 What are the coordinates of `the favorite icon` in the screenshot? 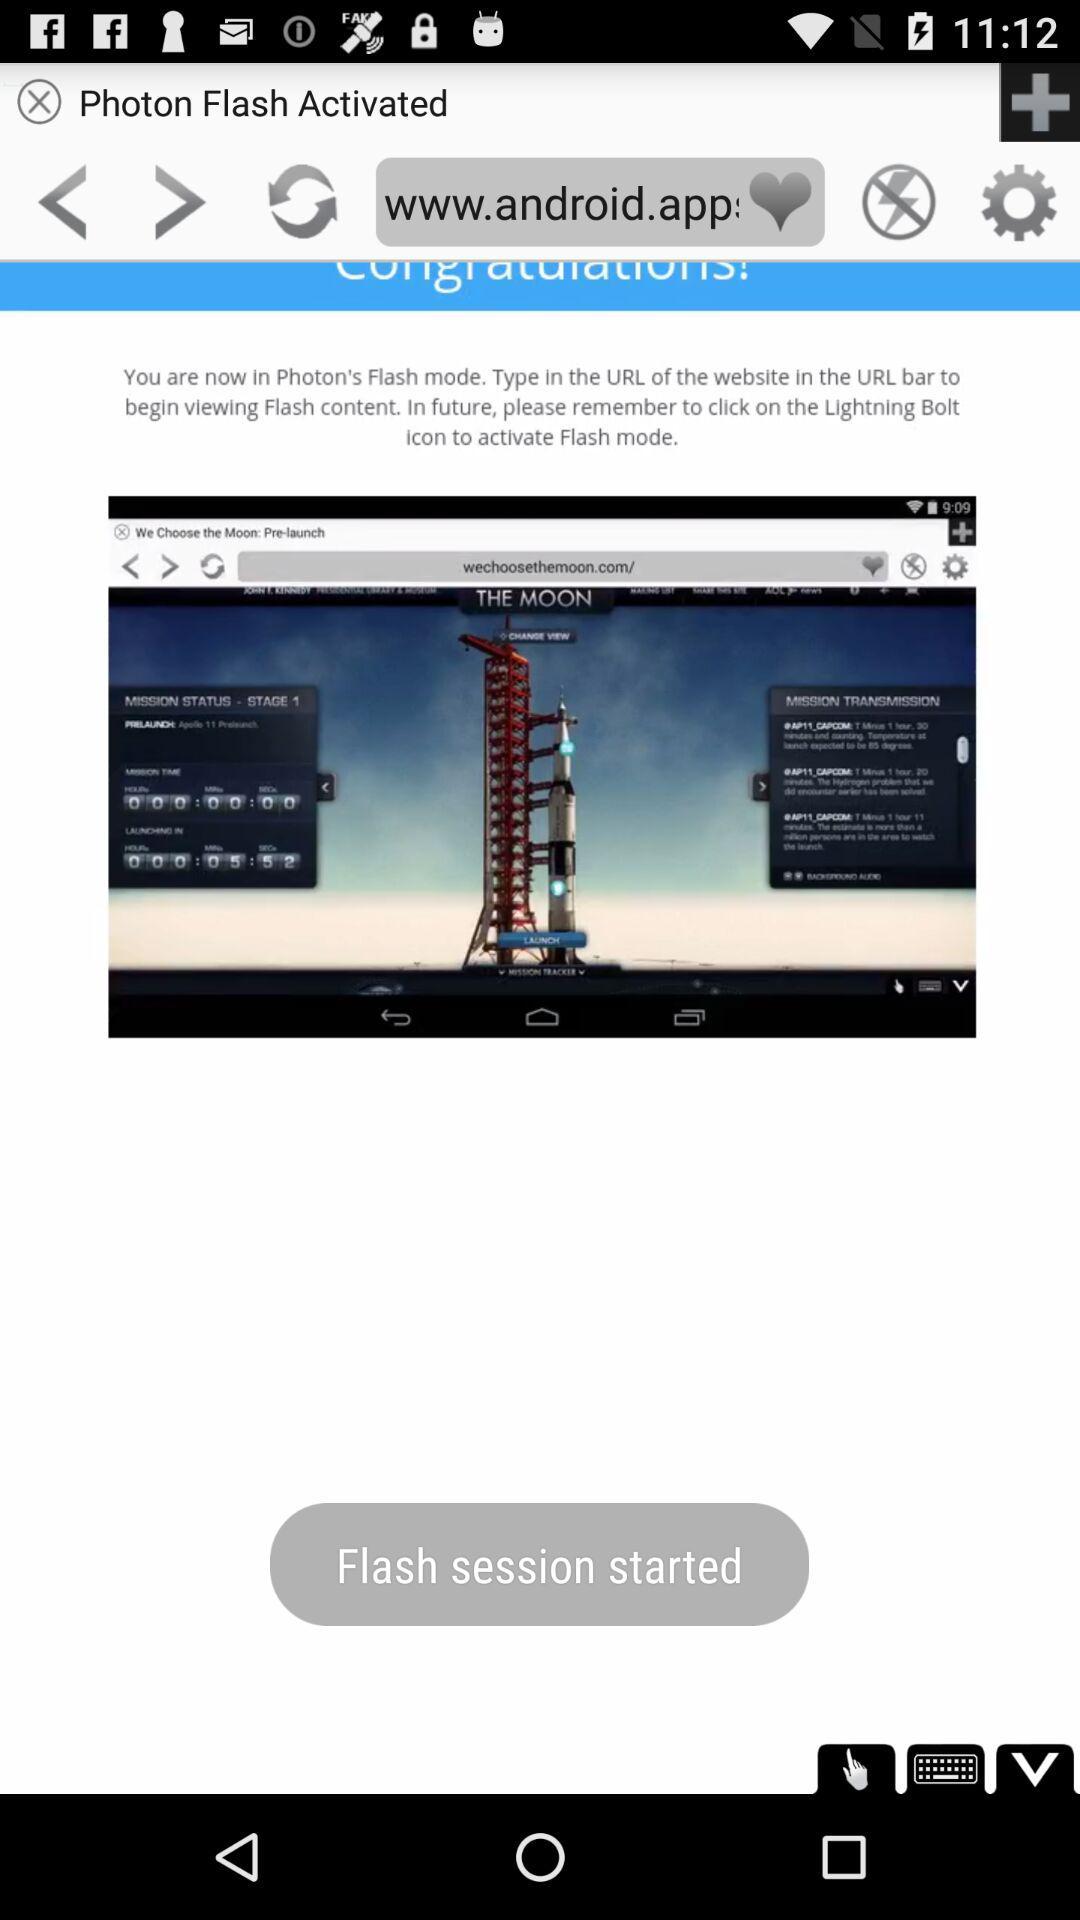 It's located at (779, 216).